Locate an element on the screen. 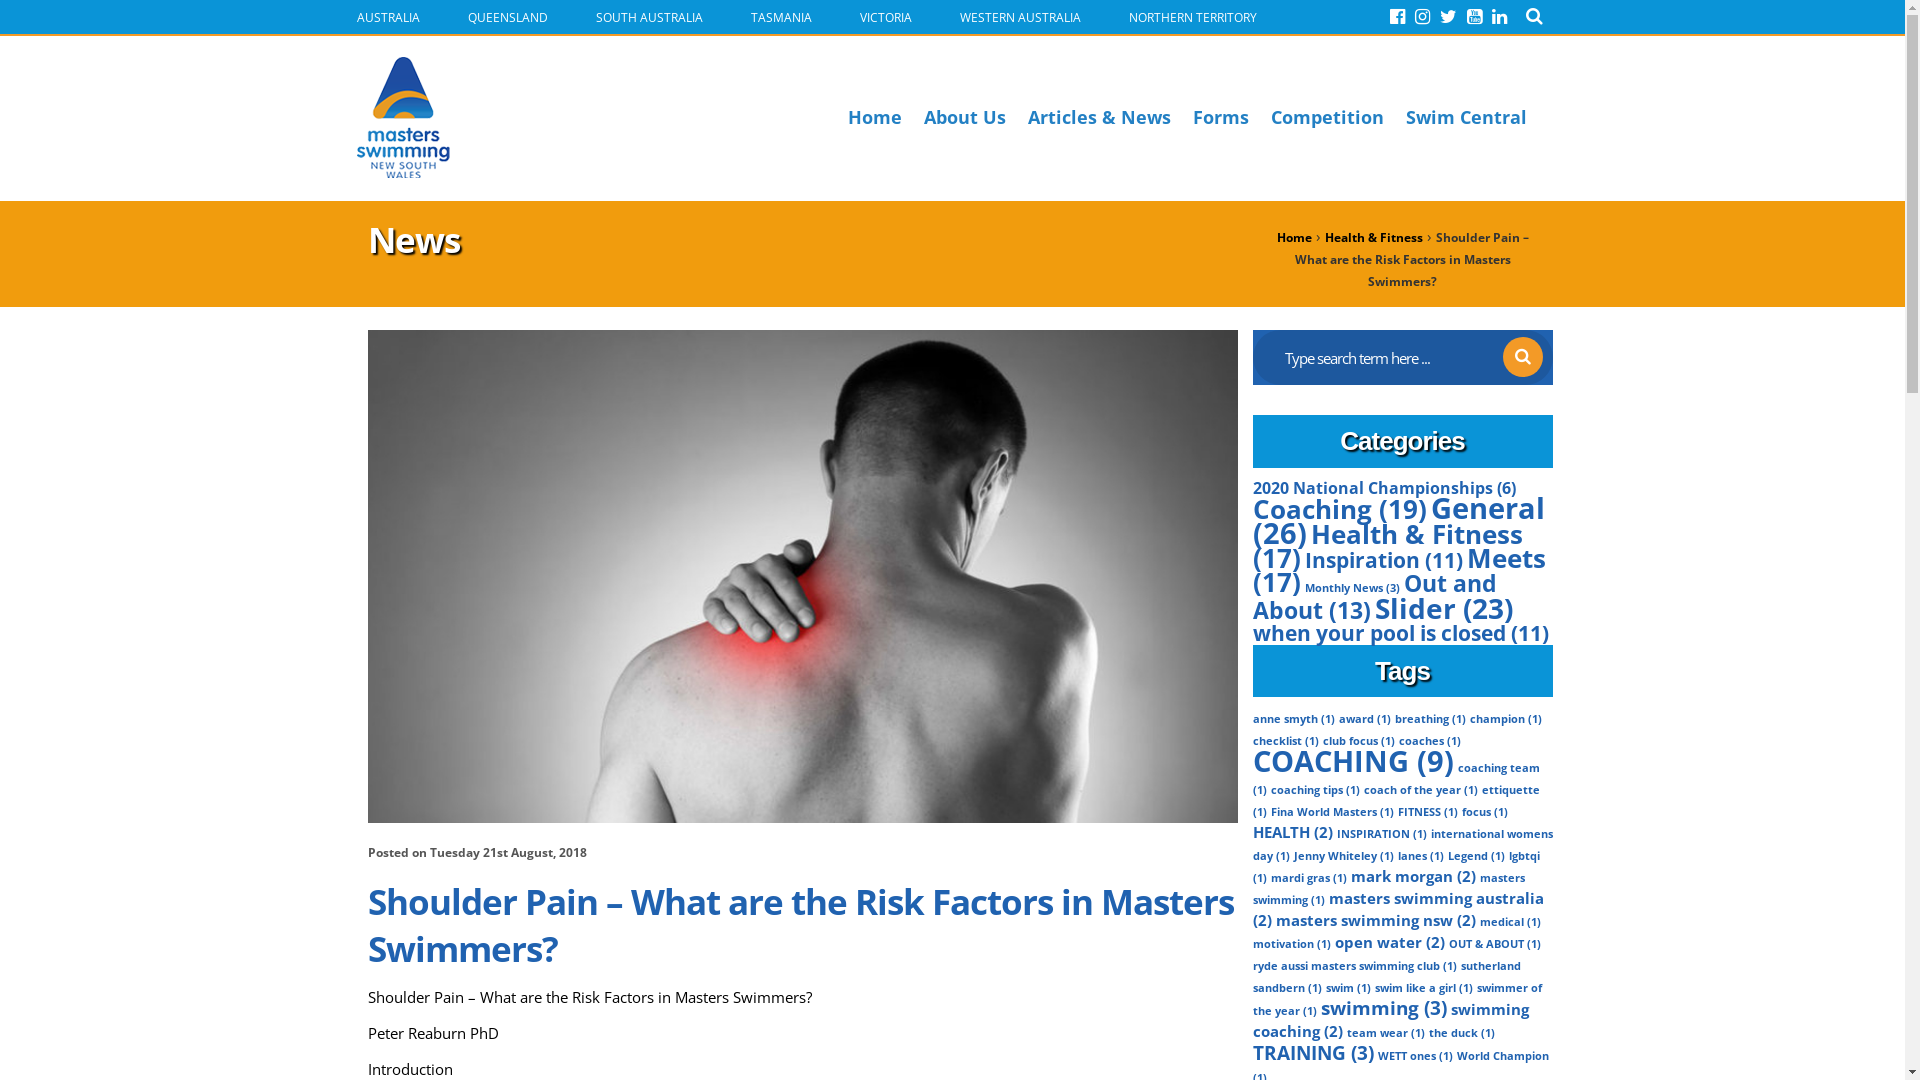  'Coaching (19)' is located at coordinates (1339, 508).